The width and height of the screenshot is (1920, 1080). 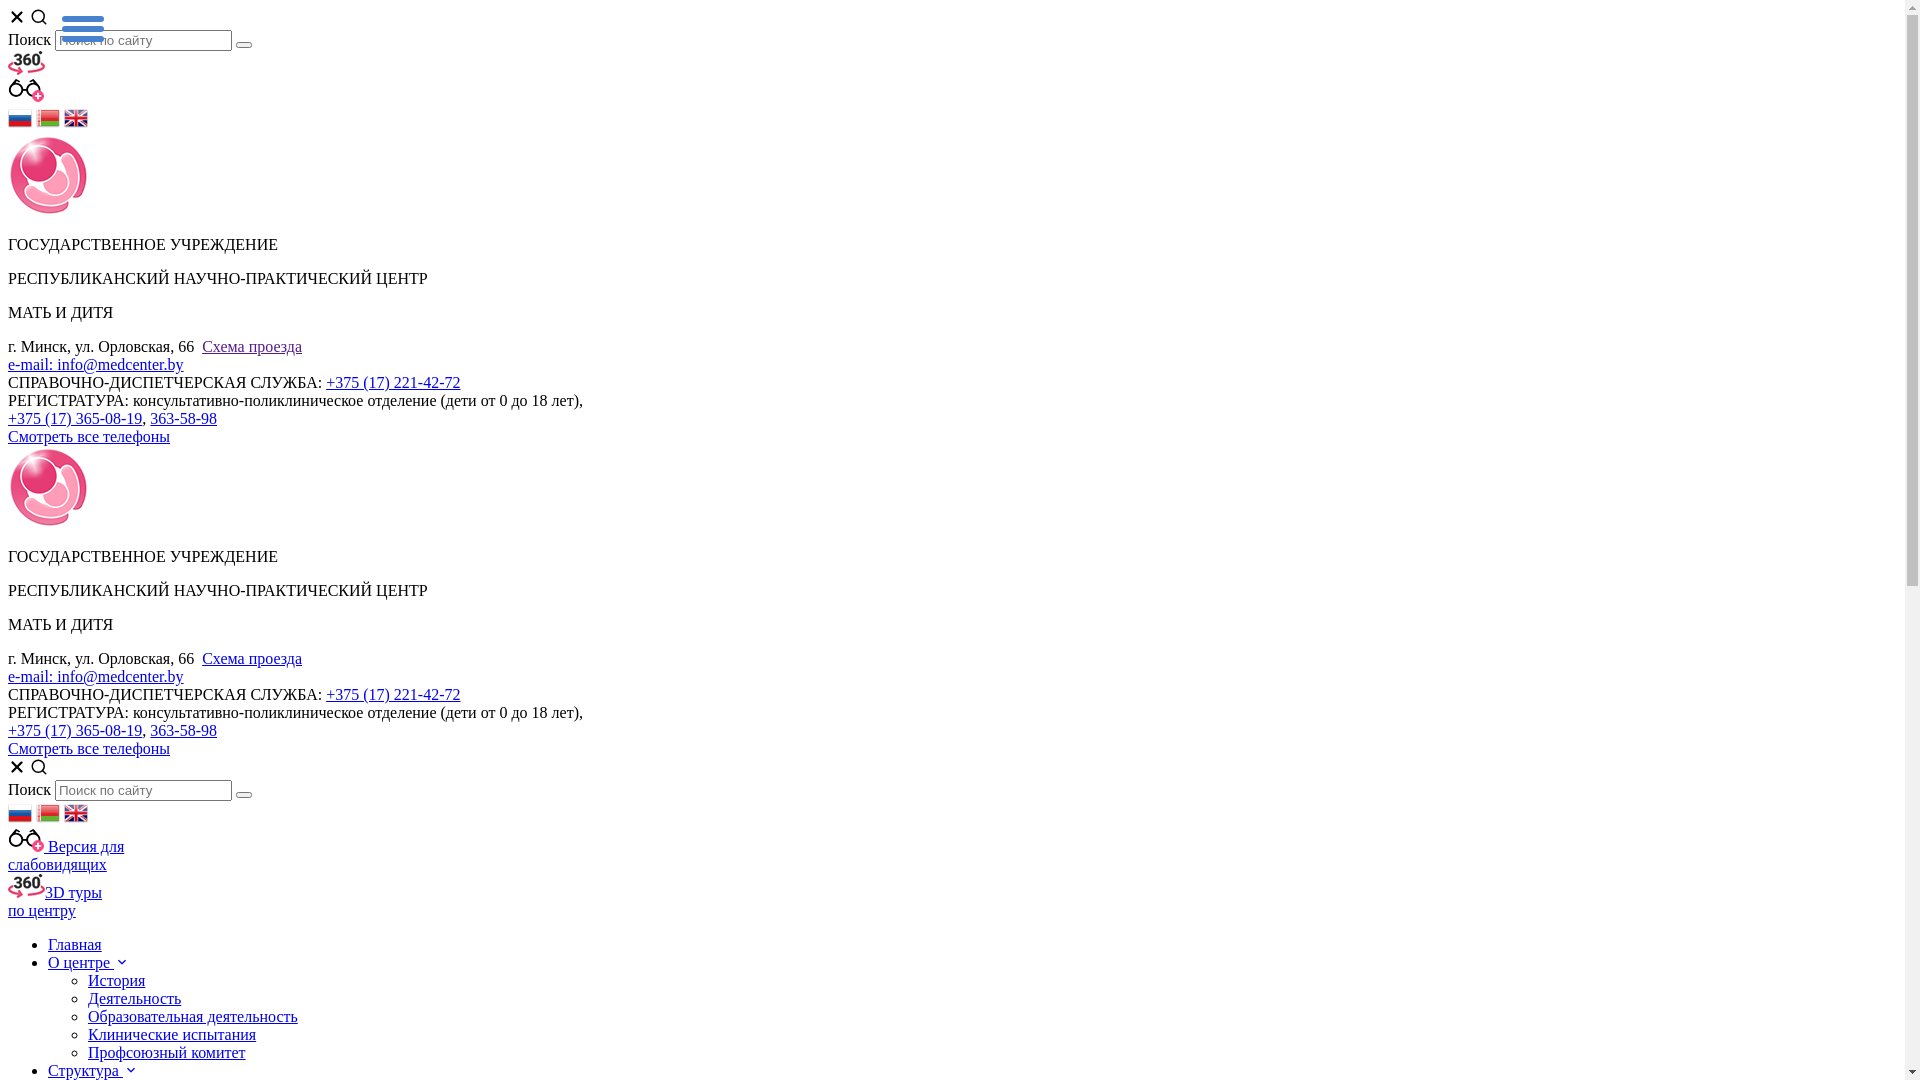 What do you see at coordinates (48, 819) in the screenshot?
I see `'Belarusian'` at bounding box center [48, 819].